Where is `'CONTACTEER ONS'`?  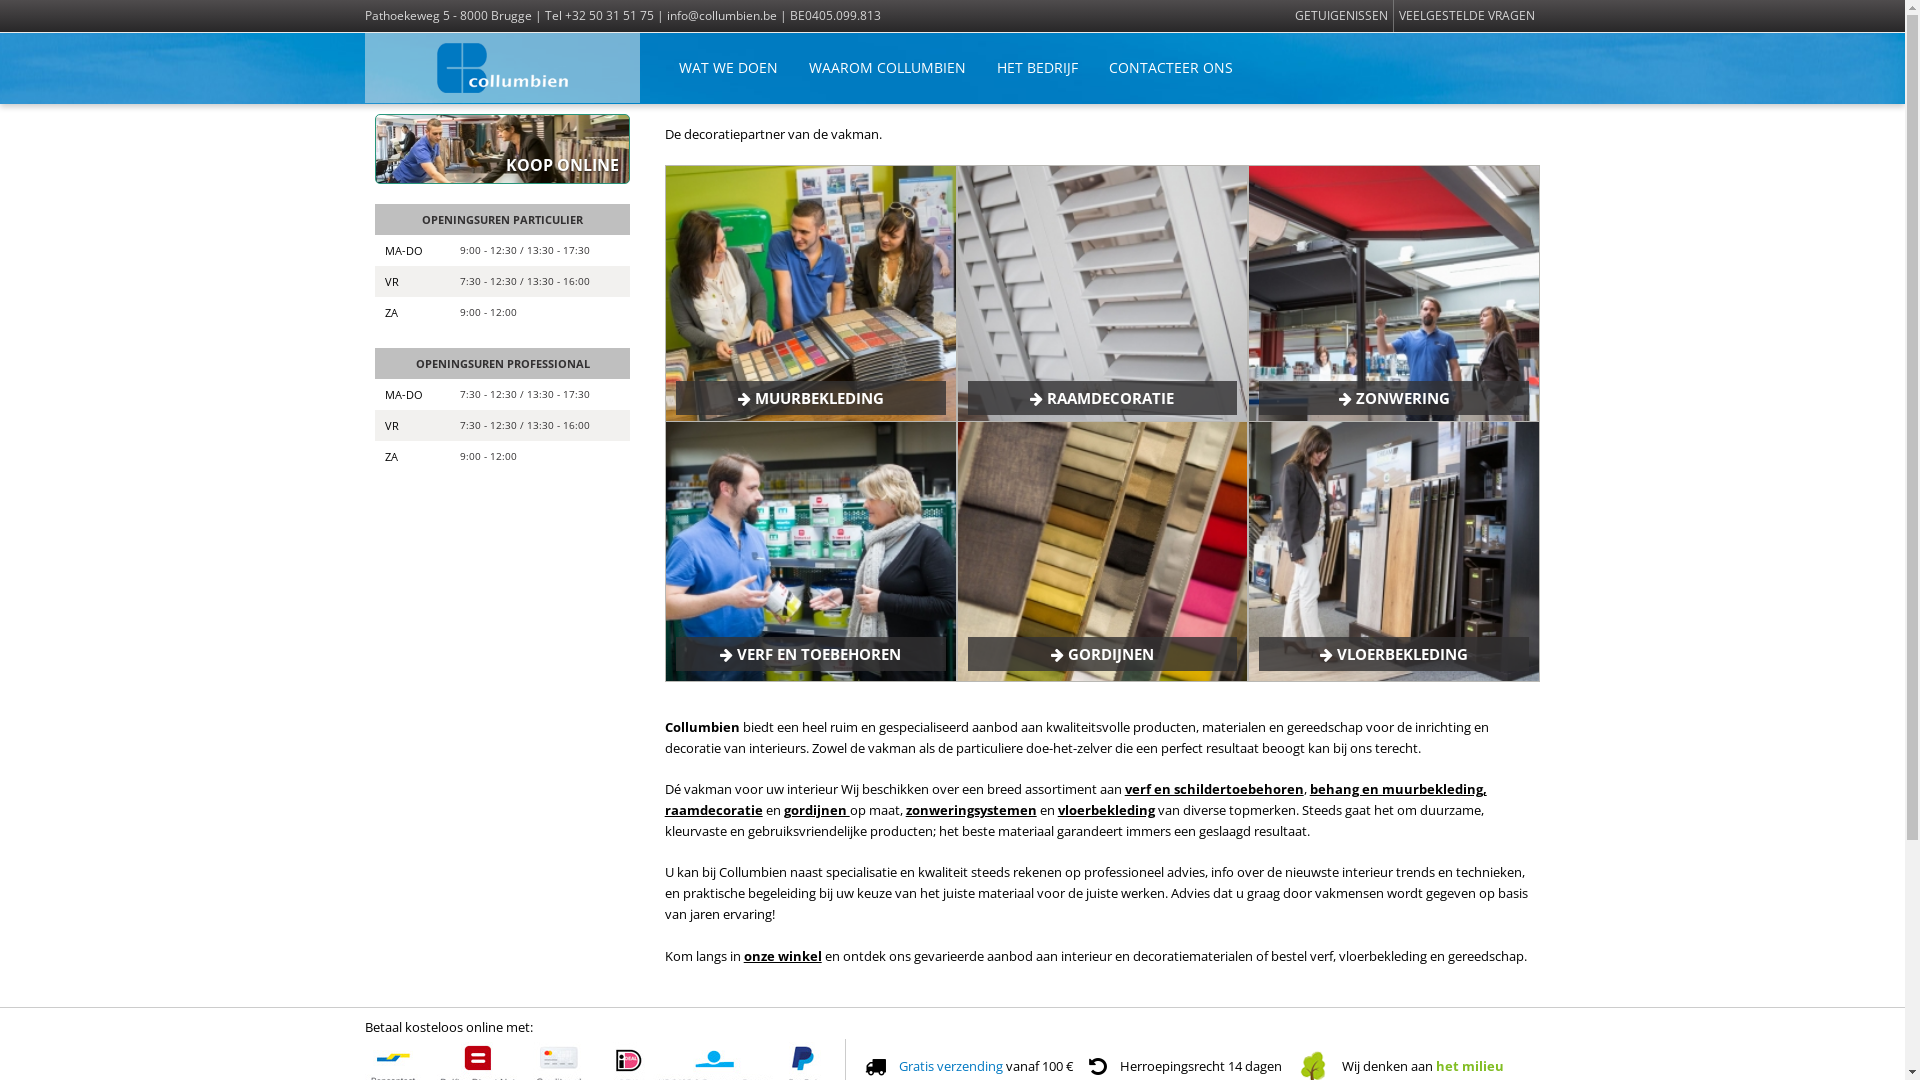
'CONTACTEER ONS' is located at coordinates (1093, 67).